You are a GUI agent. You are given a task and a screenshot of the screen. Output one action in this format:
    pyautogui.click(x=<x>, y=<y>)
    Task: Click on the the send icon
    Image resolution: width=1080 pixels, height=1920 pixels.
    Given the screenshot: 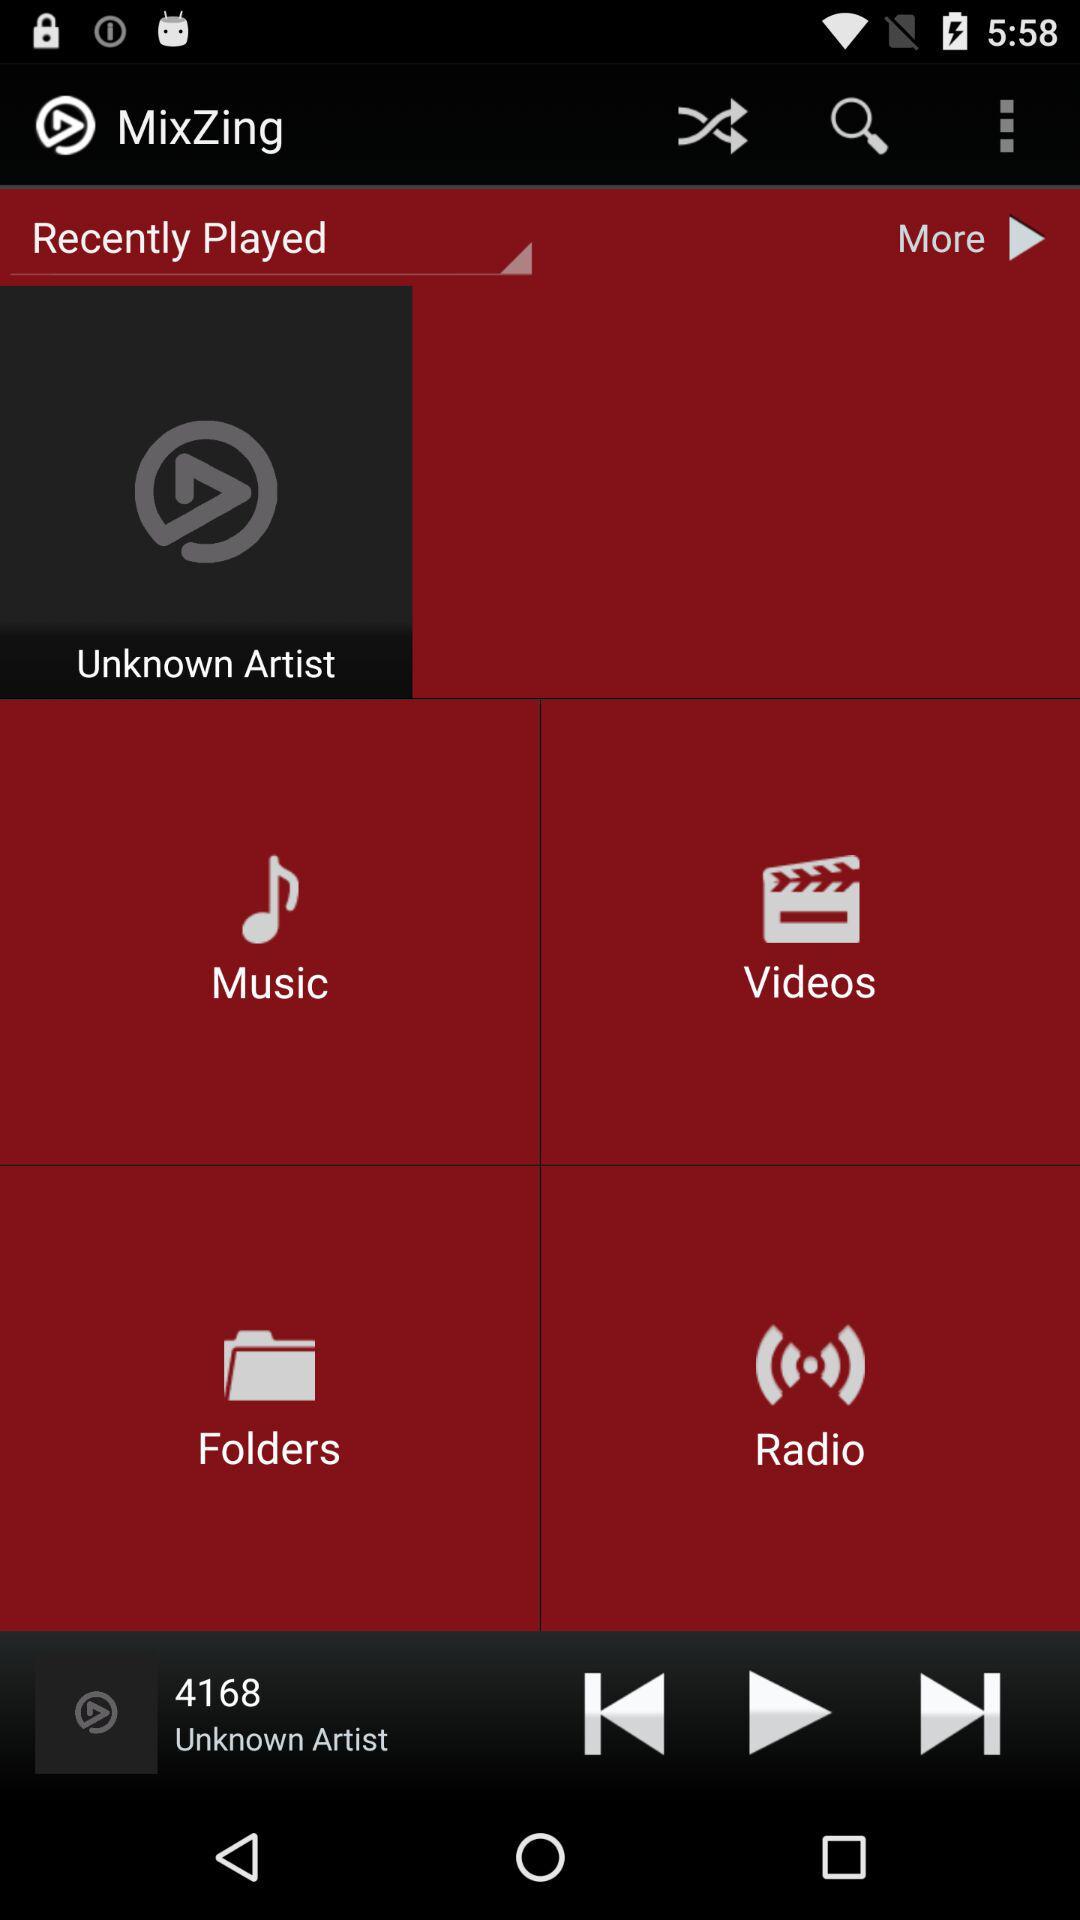 What is the action you would take?
    pyautogui.click(x=790, y=1832)
    